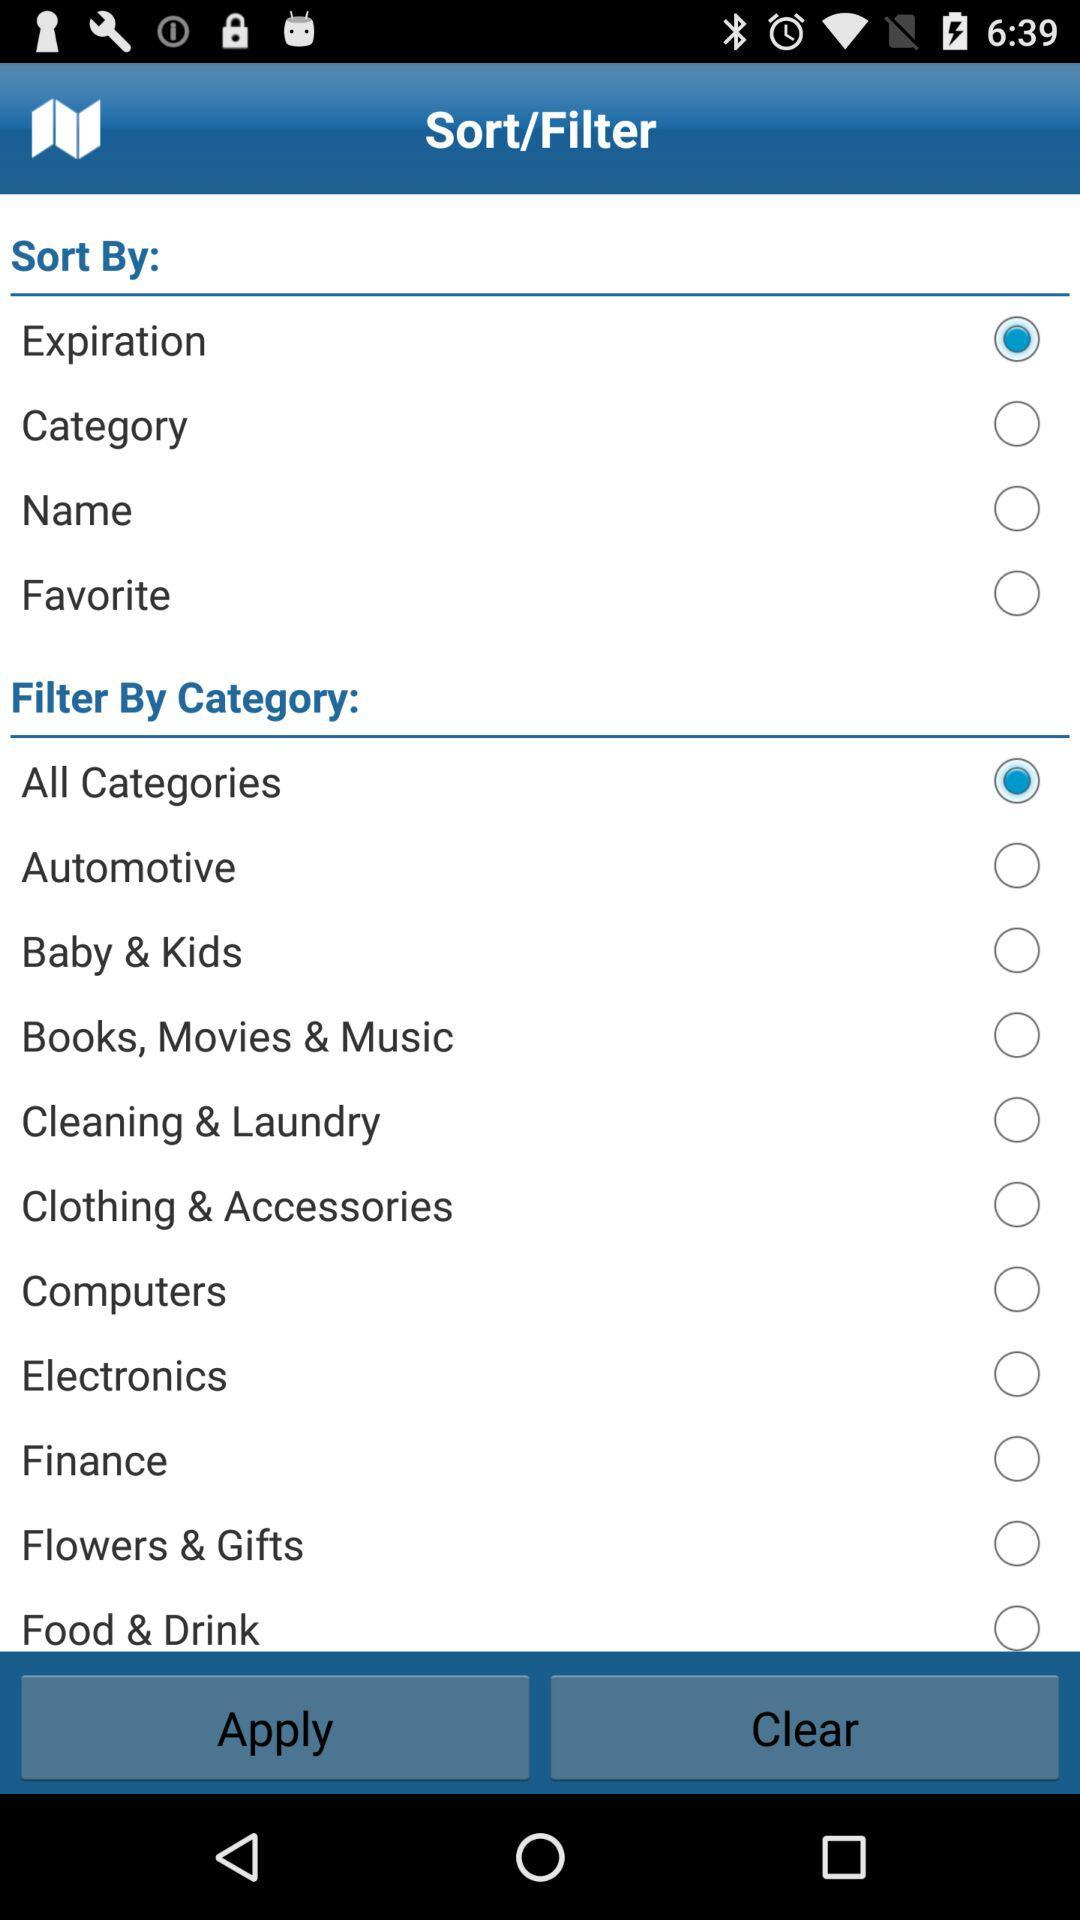 This screenshot has width=1080, height=1920. What do you see at coordinates (803, 1727) in the screenshot?
I see `the icon below food & drink app` at bounding box center [803, 1727].